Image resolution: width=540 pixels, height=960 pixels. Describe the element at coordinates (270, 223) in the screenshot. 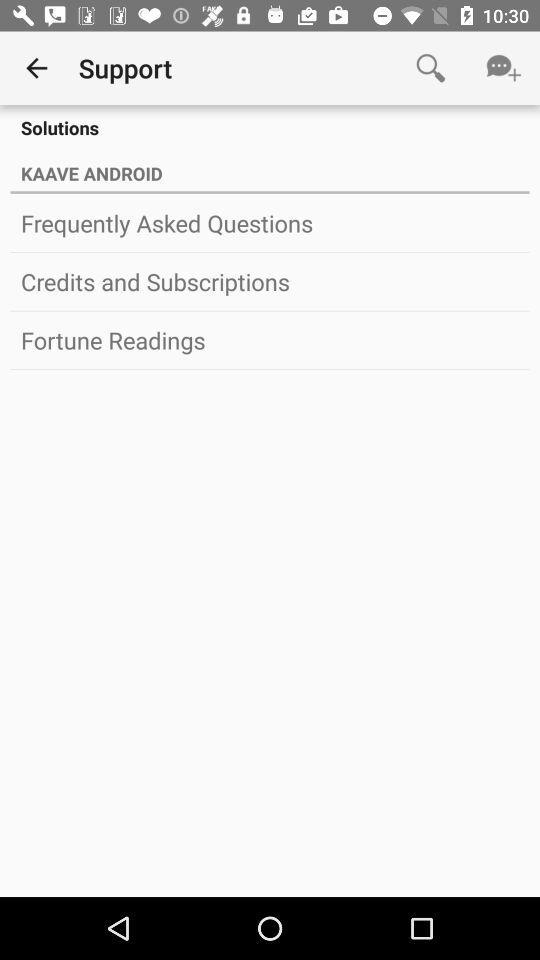

I see `item above credits and subscriptions` at that location.